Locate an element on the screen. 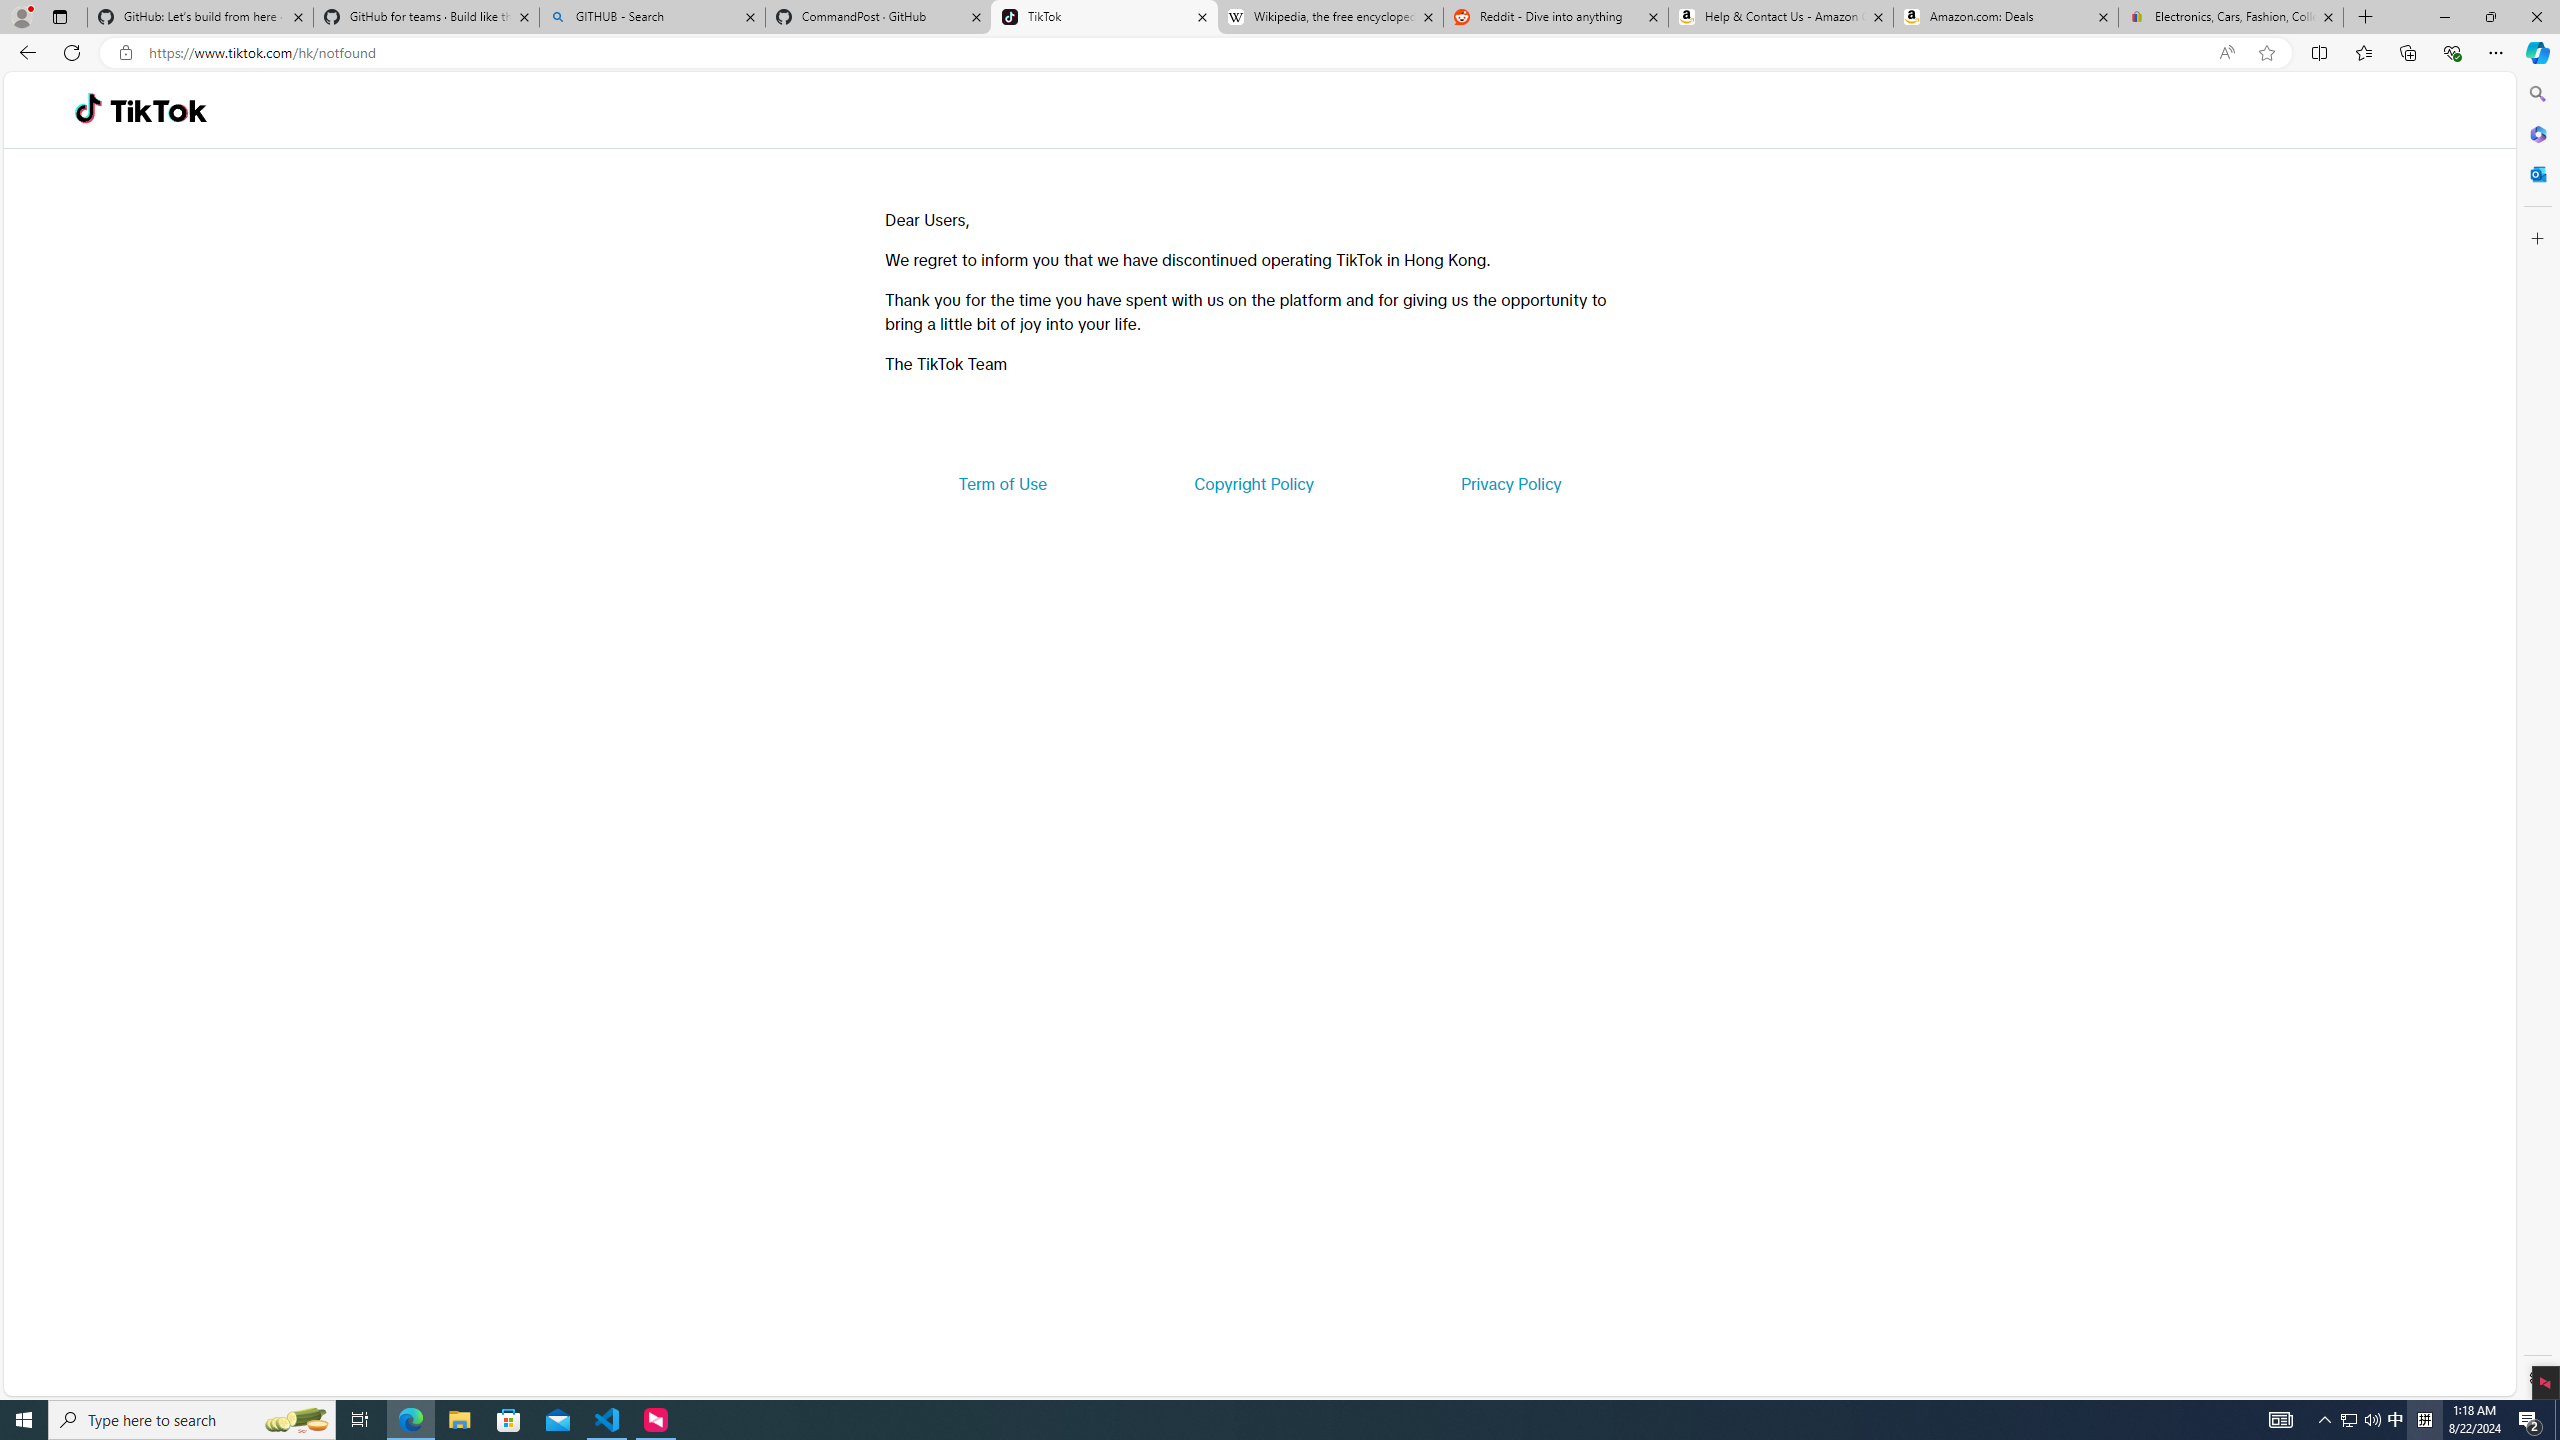 The height and width of the screenshot is (1440, 2560). 'Amazon.com: Deals' is located at coordinates (2005, 16).